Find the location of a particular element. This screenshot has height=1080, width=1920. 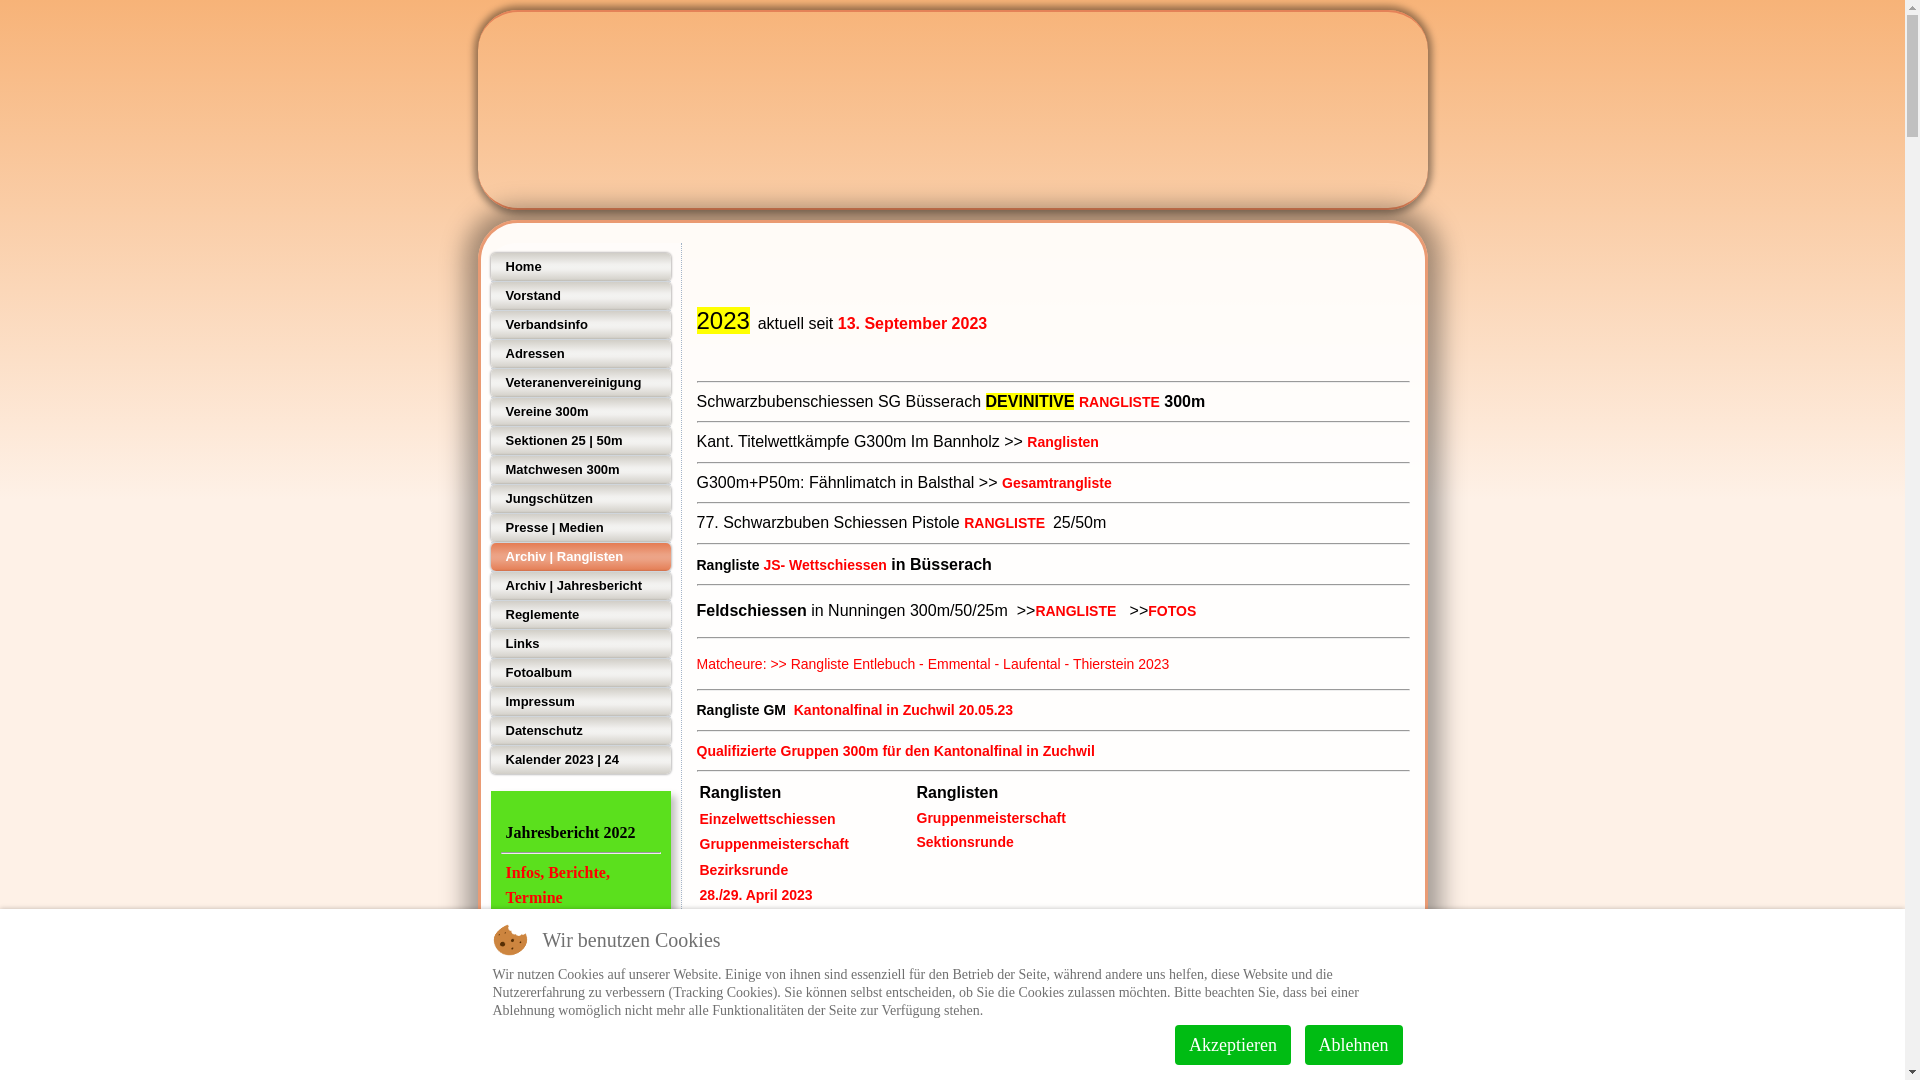

'Reglemente' is located at coordinates (489, 613).